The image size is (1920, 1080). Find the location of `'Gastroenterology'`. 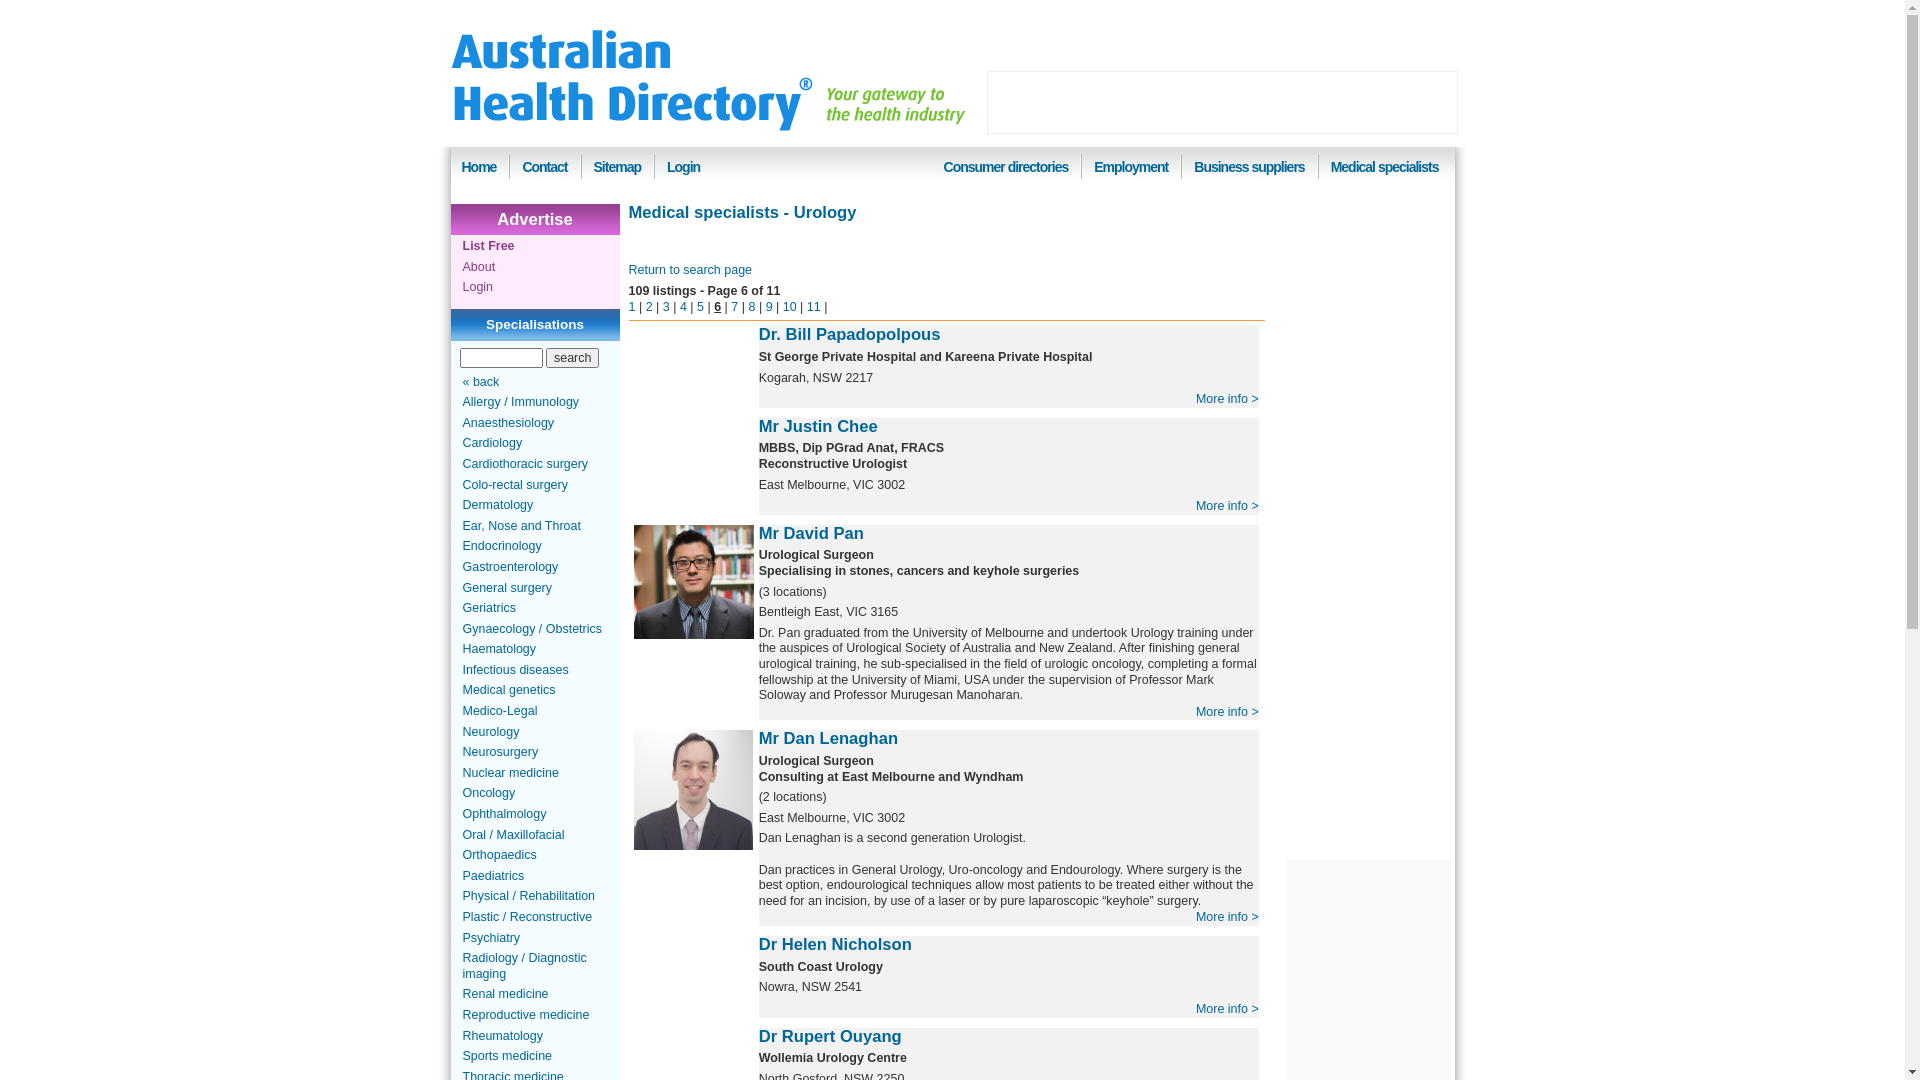

'Gastroenterology' is located at coordinates (509, 567).